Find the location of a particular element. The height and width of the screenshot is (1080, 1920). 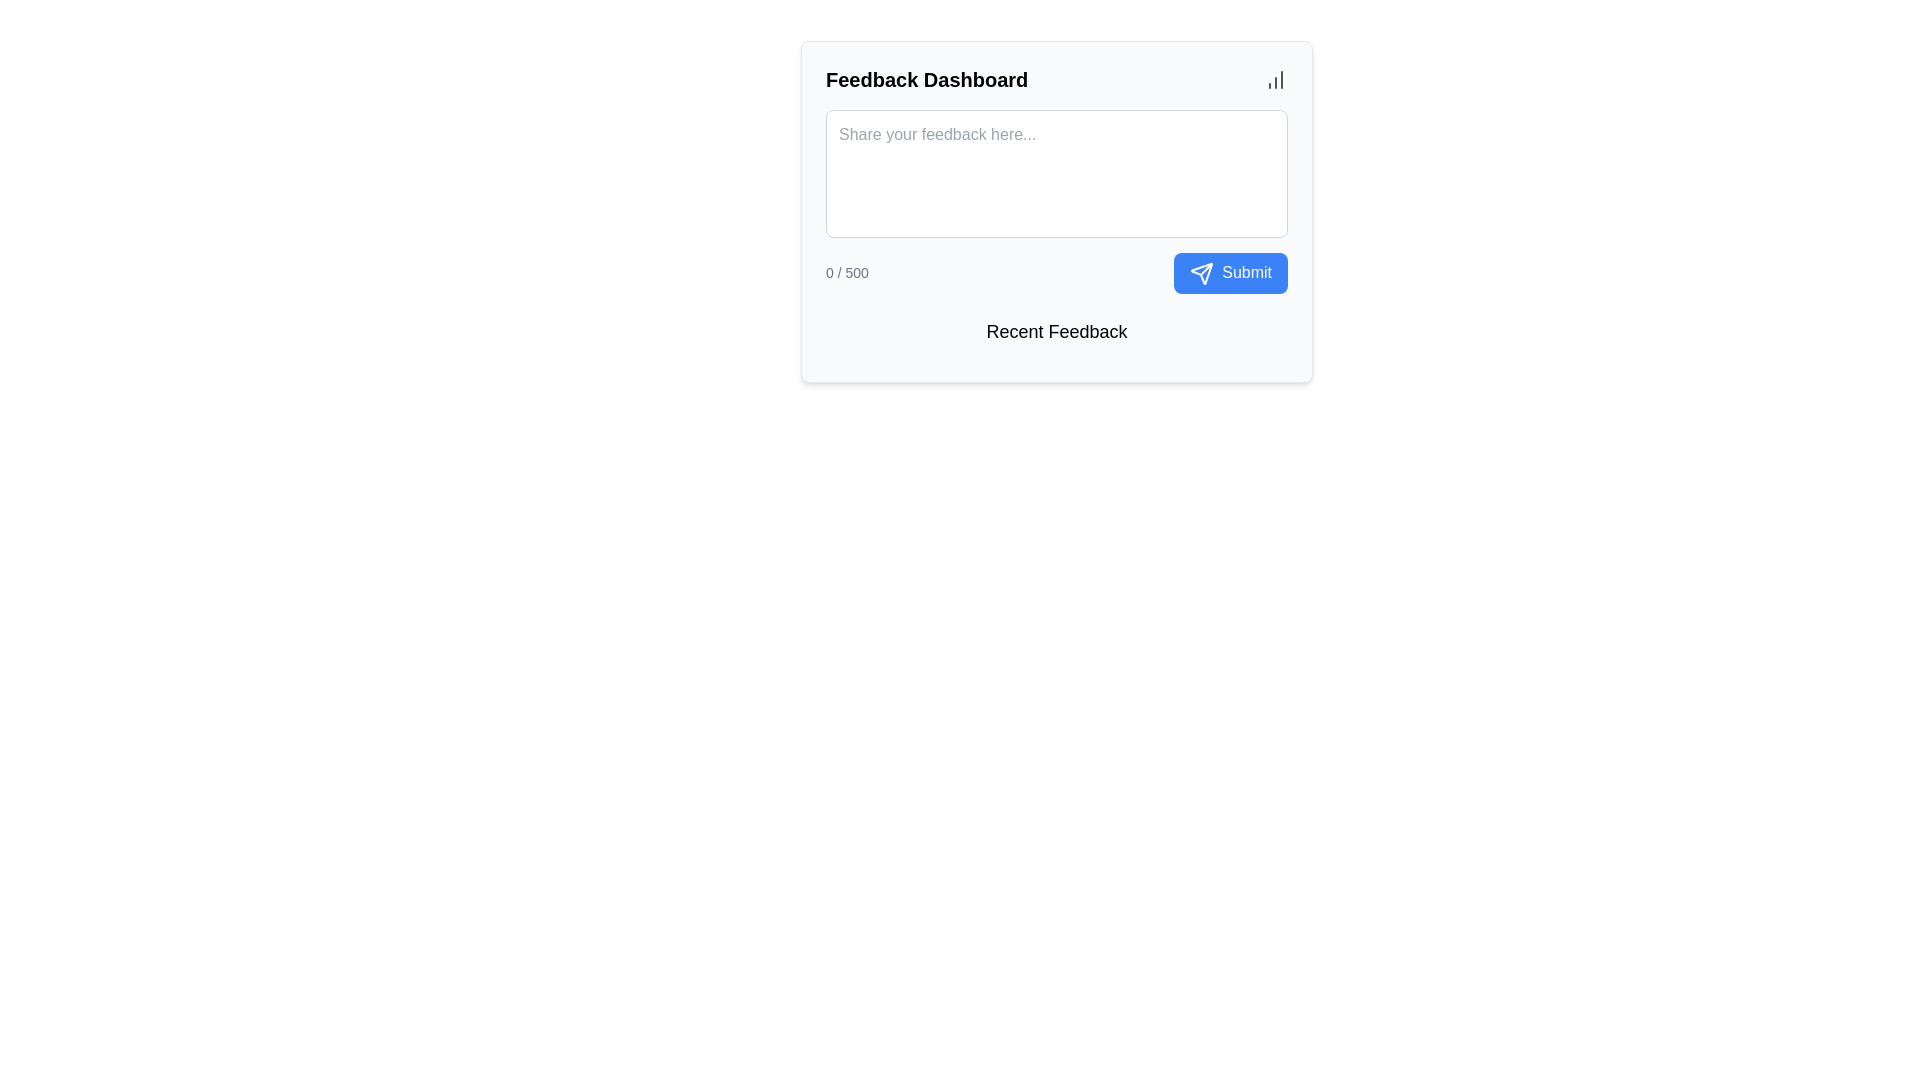

the 'Recent Feedback' label, which is styled with medium font weight and larger size, located at the bottom of the feedback dashboard interface is located at coordinates (1055, 330).